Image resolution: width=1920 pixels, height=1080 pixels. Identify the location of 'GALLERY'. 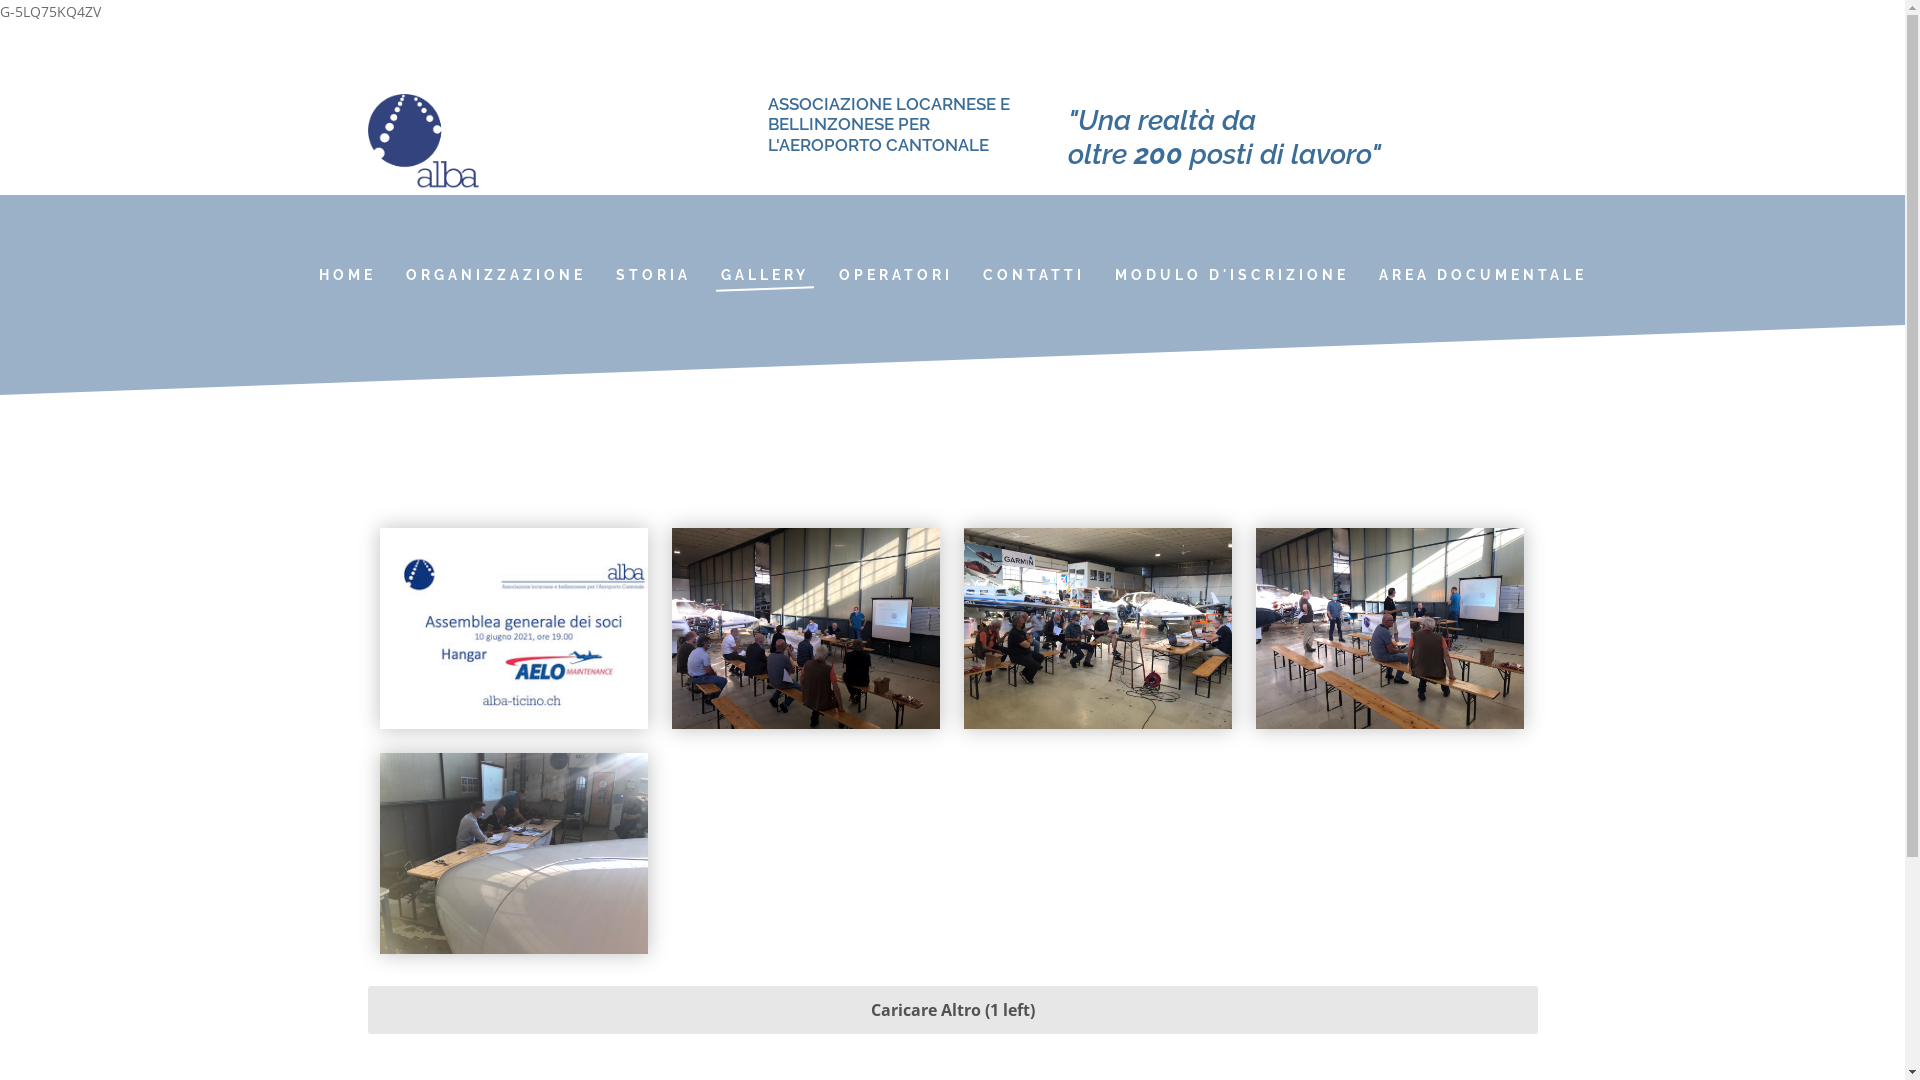
(763, 274).